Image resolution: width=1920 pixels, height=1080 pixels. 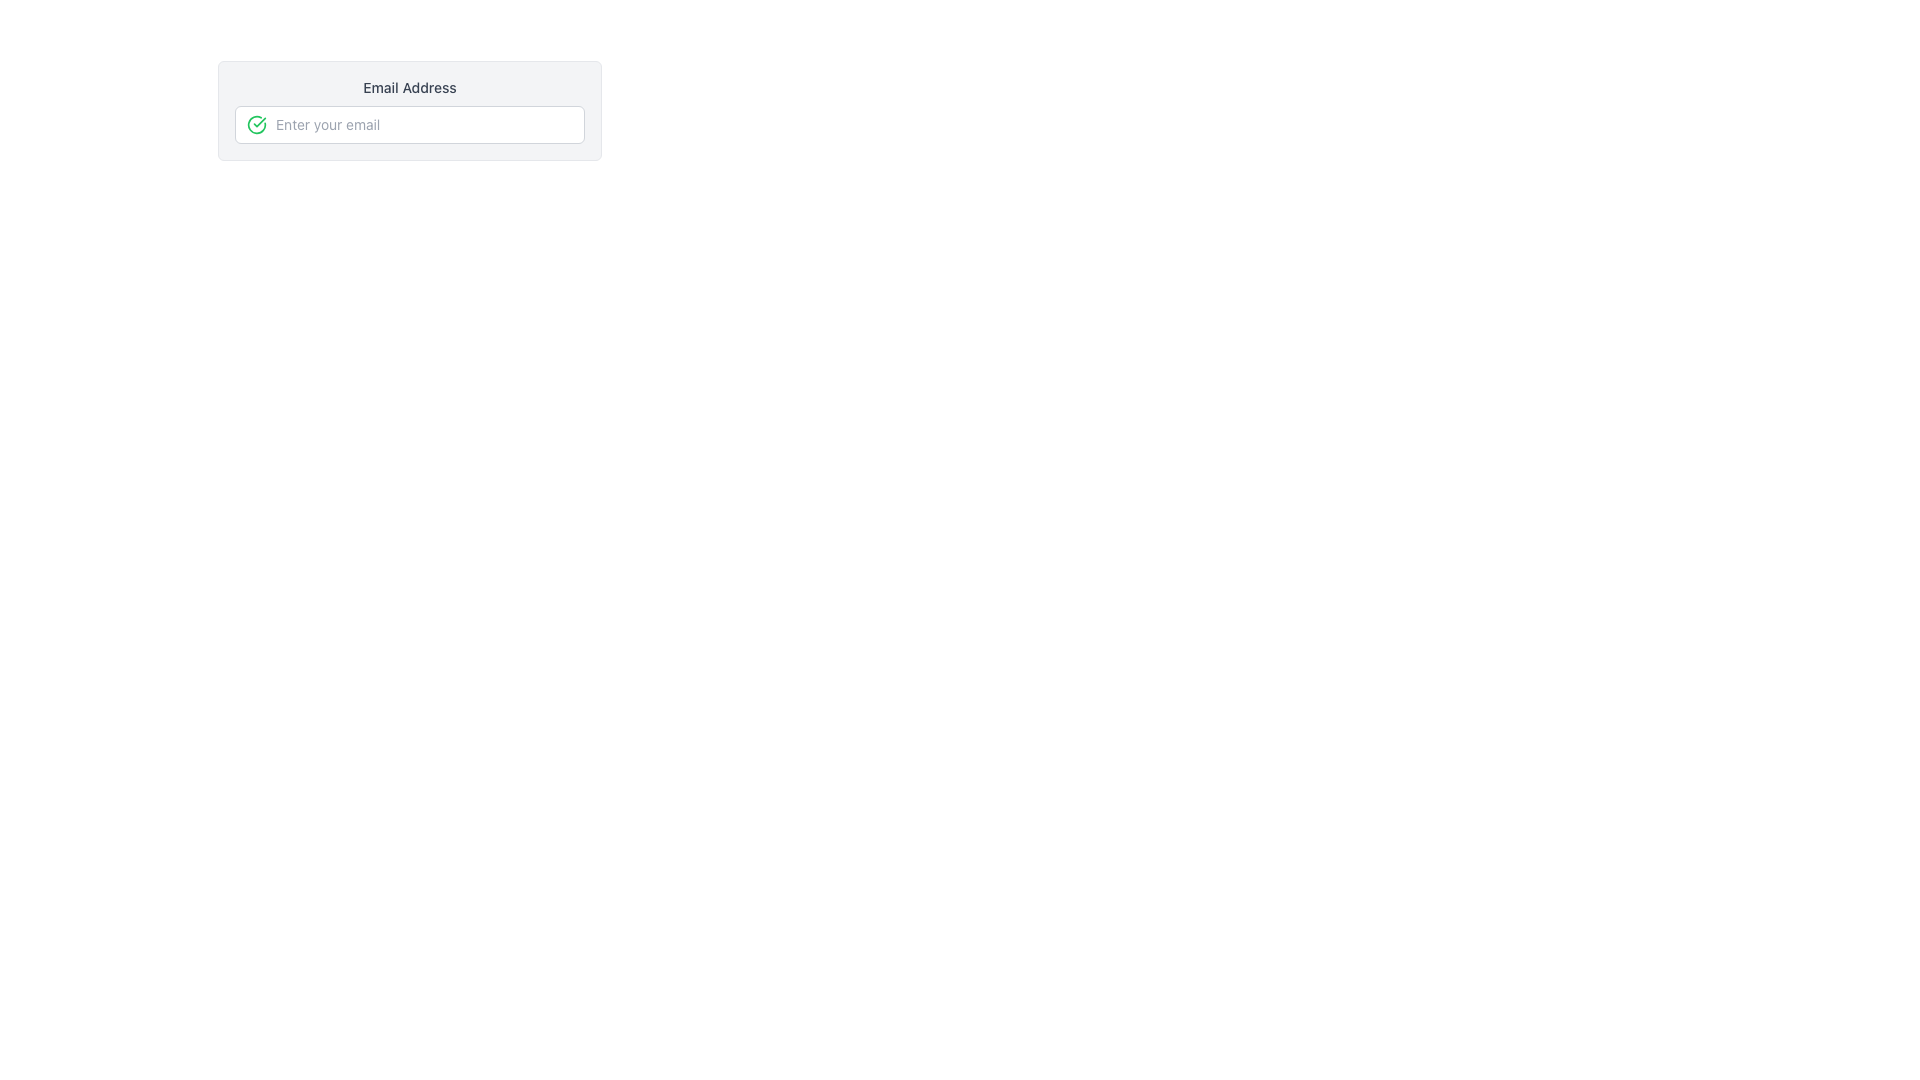 I want to click on the green circular SVG element with icons that is part of a validation check, located to the left of an email input field, so click(x=256, y=124).